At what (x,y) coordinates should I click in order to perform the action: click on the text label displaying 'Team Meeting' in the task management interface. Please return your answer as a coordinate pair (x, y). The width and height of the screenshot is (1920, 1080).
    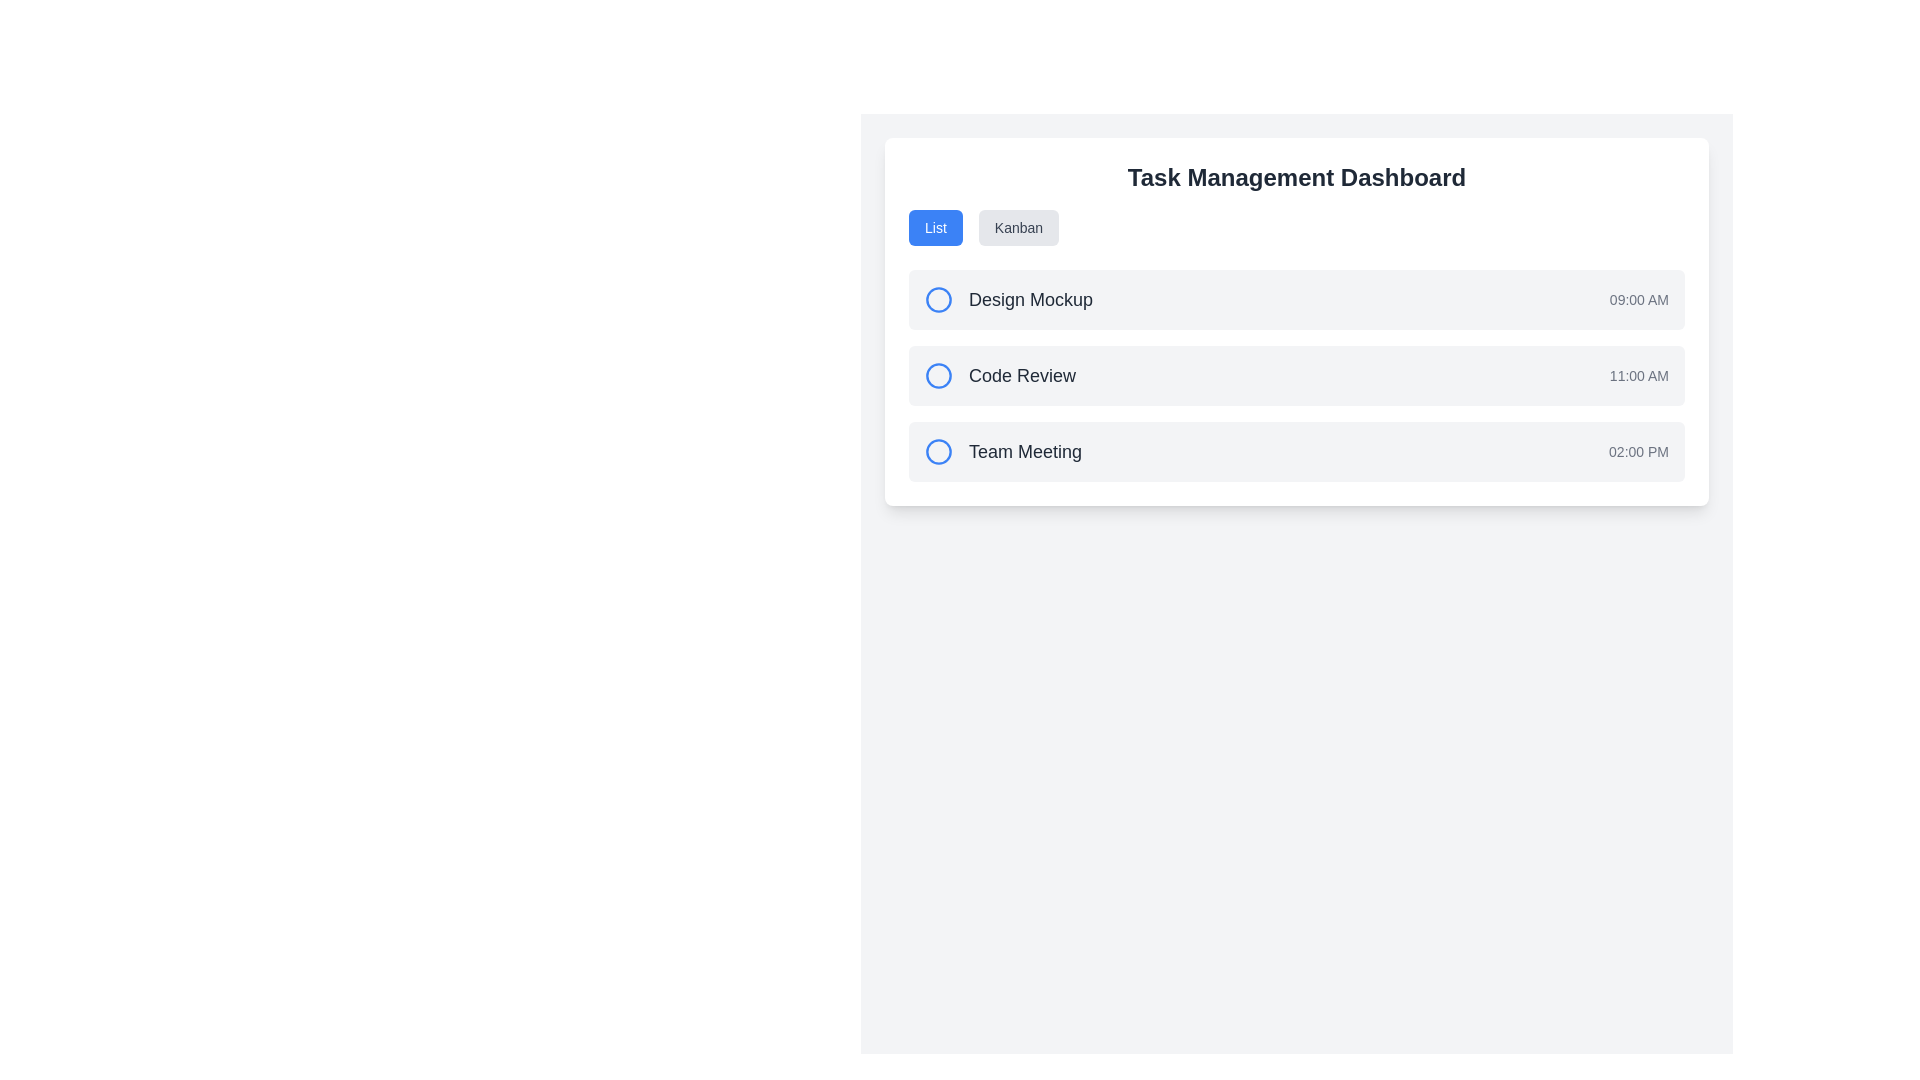
    Looking at the image, I should click on (1025, 451).